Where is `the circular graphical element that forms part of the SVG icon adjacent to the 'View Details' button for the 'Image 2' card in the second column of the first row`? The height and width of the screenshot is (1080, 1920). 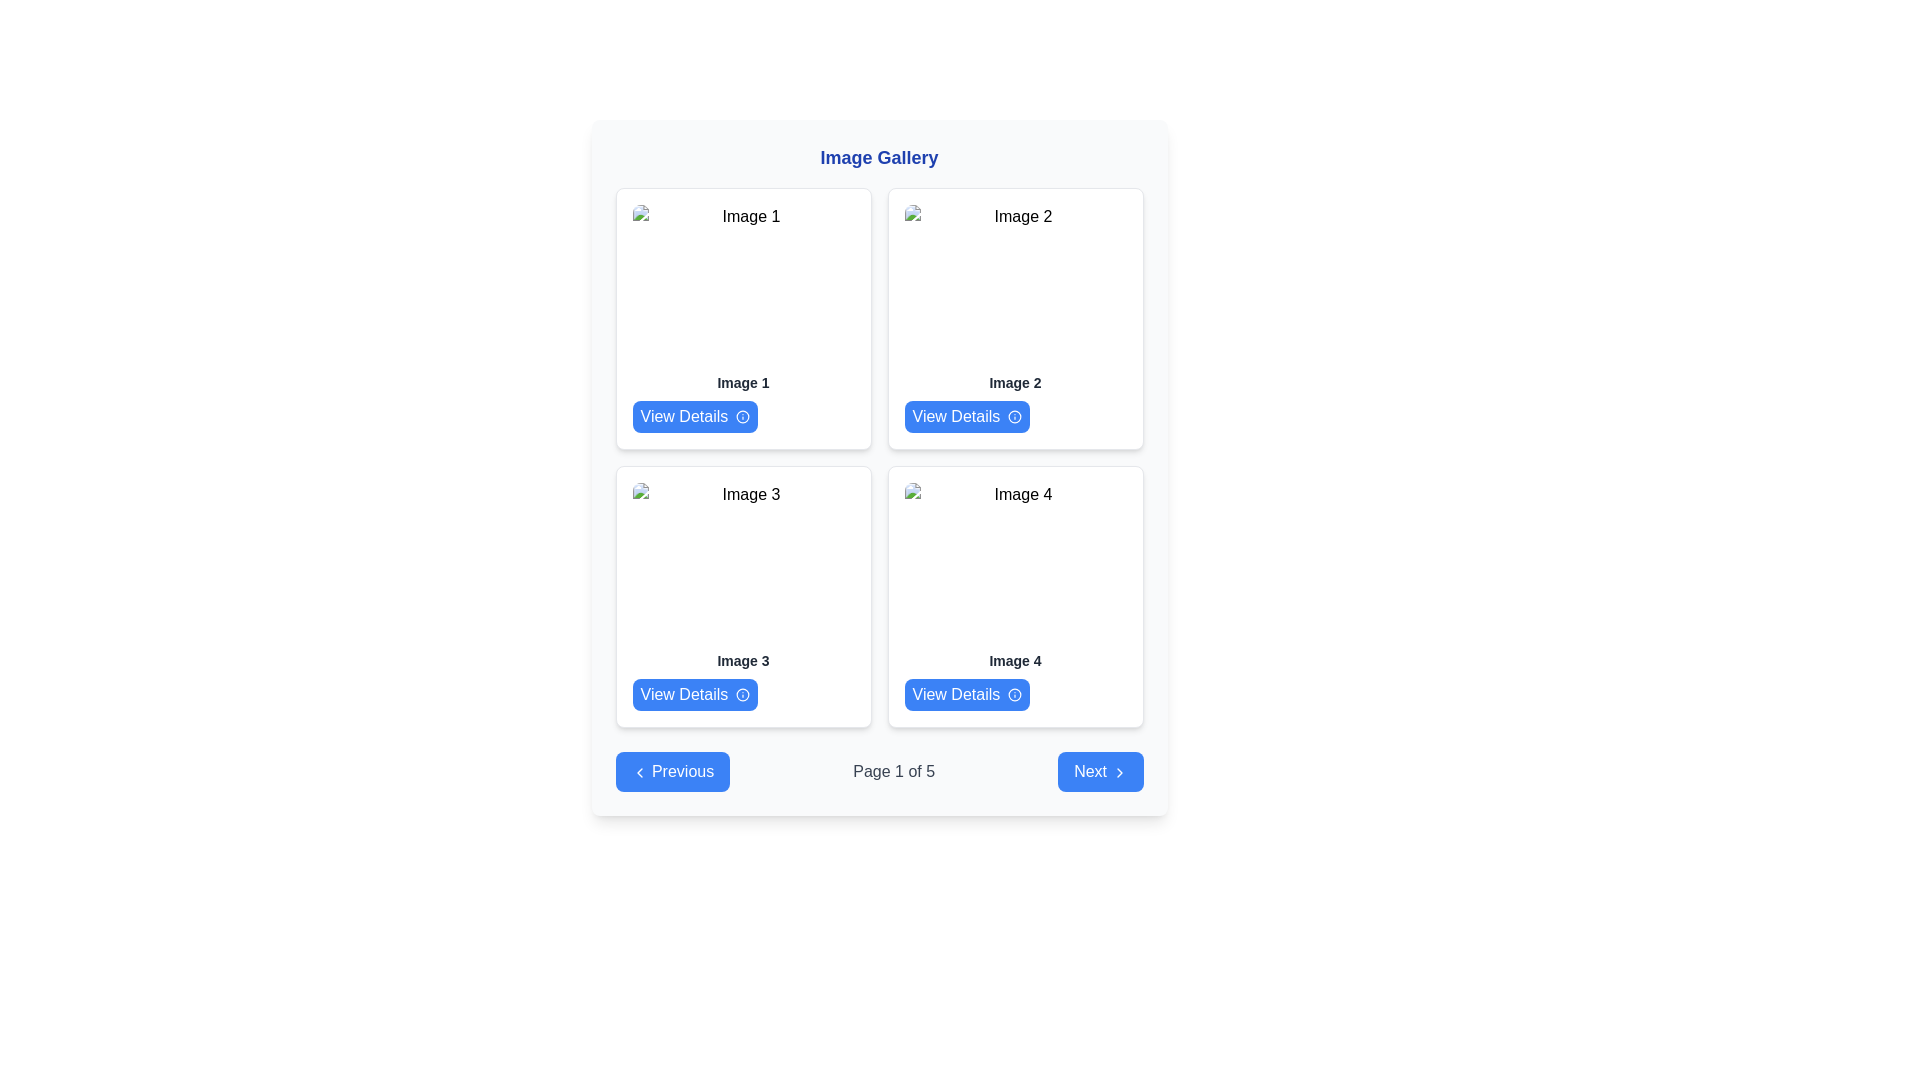 the circular graphical element that forms part of the SVG icon adjacent to the 'View Details' button for the 'Image 2' card in the second column of the first row is located at coordinates (1015, 415).